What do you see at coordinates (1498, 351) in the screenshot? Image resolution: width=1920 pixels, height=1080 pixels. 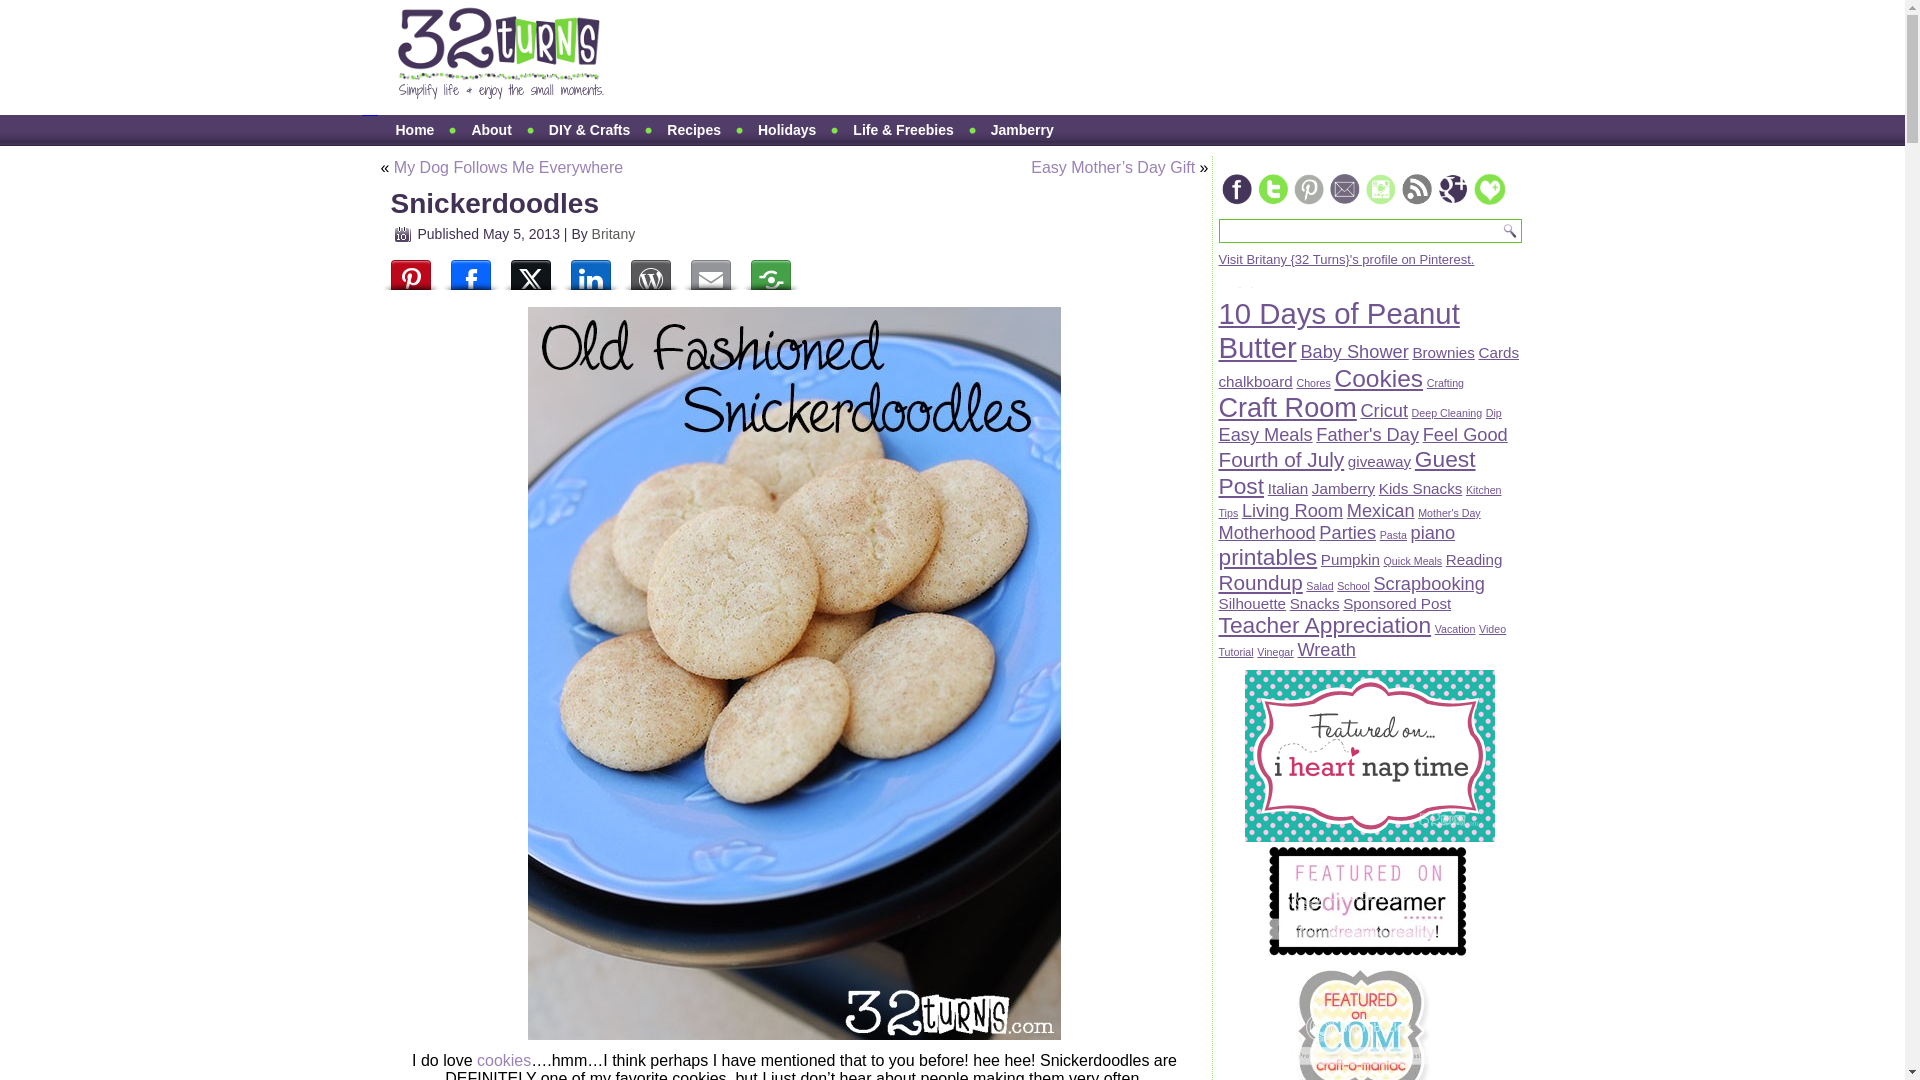 I see `'Cards'` at bounding box center [1498, 351].